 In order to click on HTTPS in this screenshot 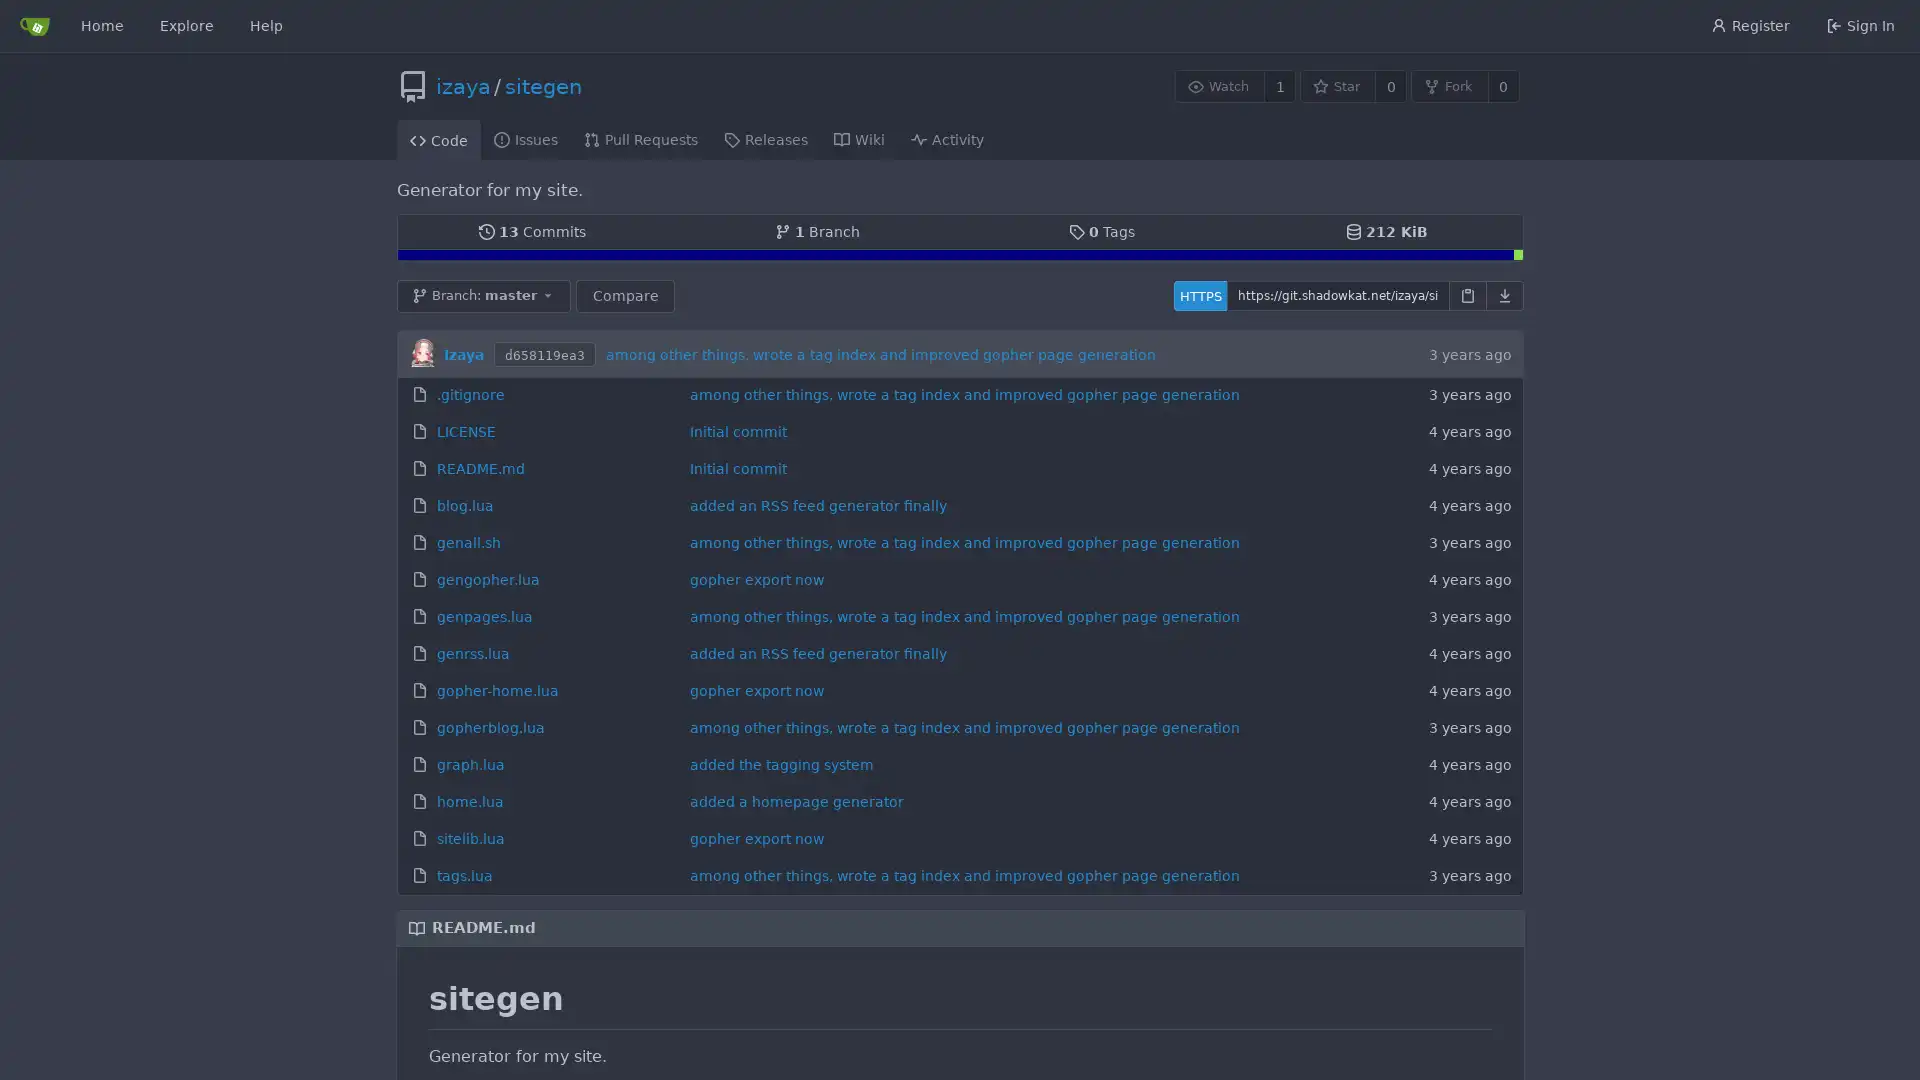, I will do `click(1199, 296)`.